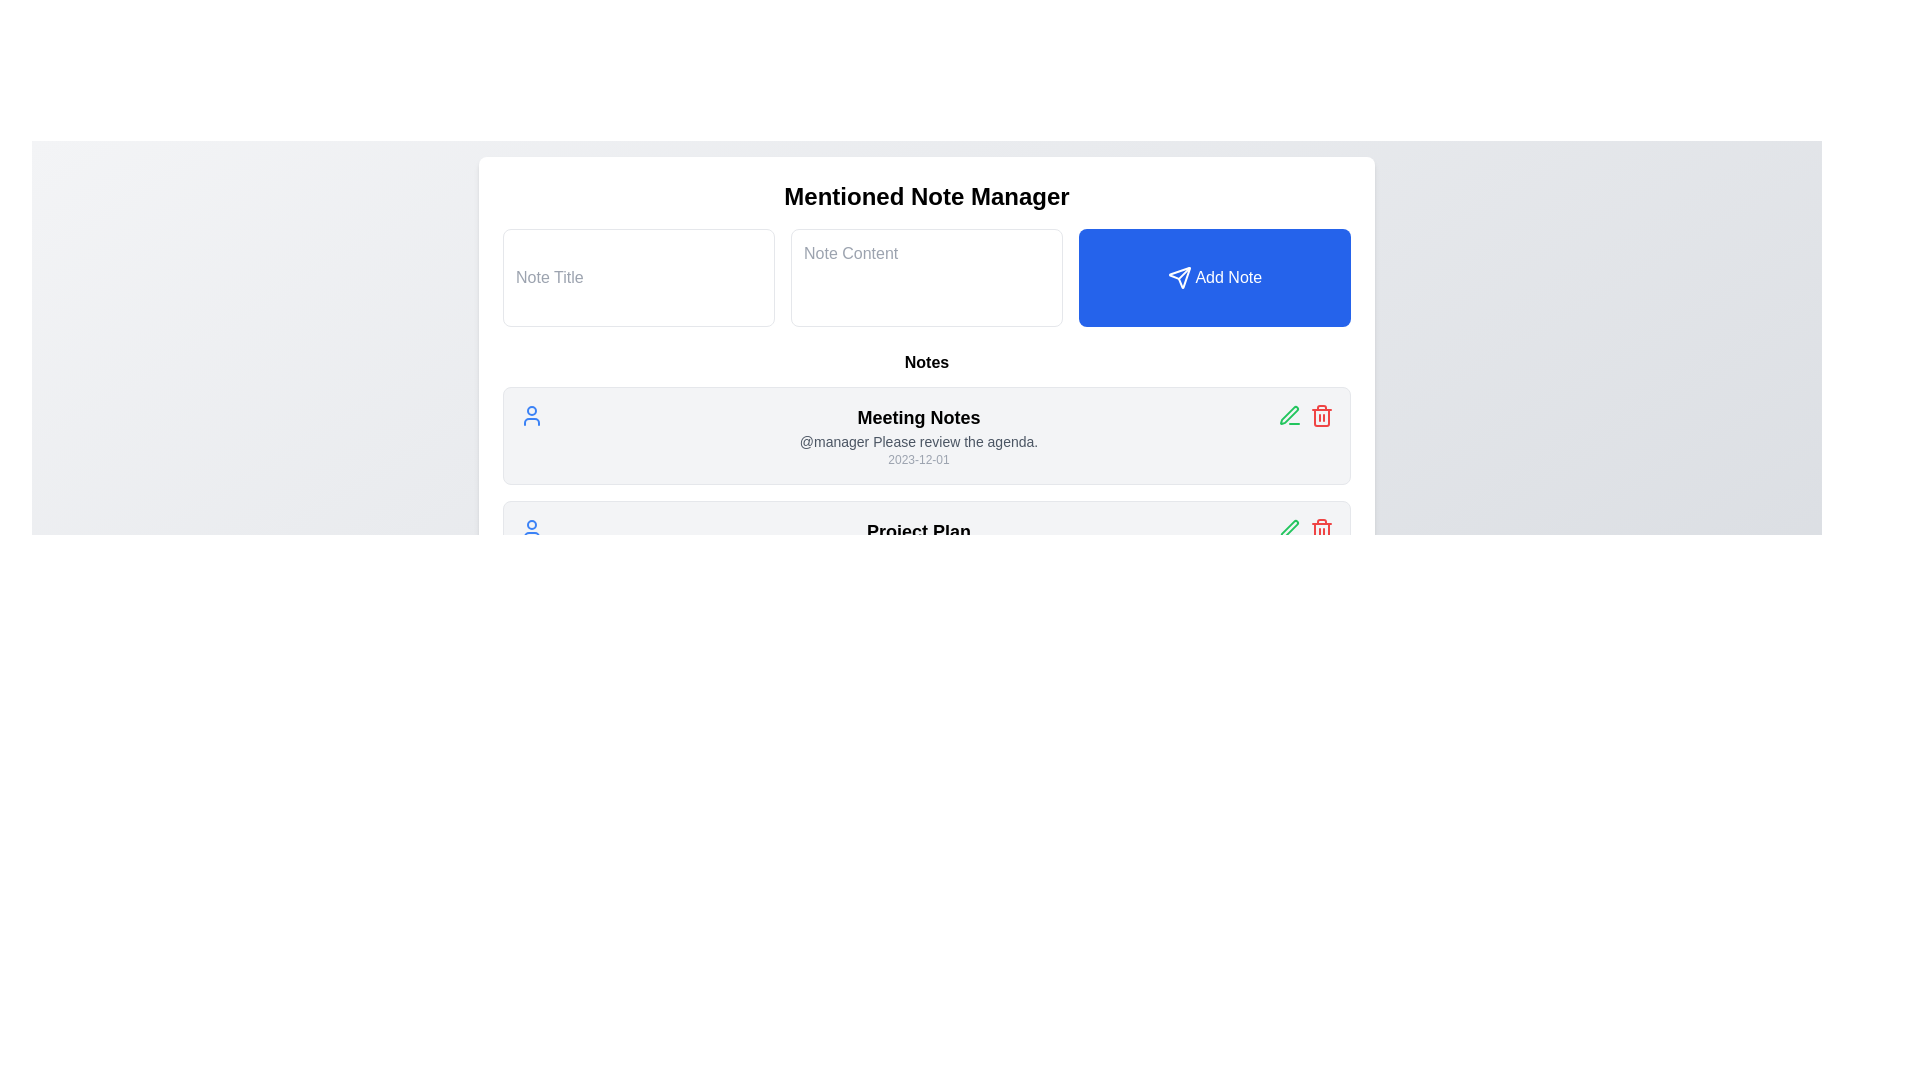 The height and width of the screenshot is (1080, 1920). I want to click on the leftmost icon in the 'Meeting Notes' row, so click(1290, 415).